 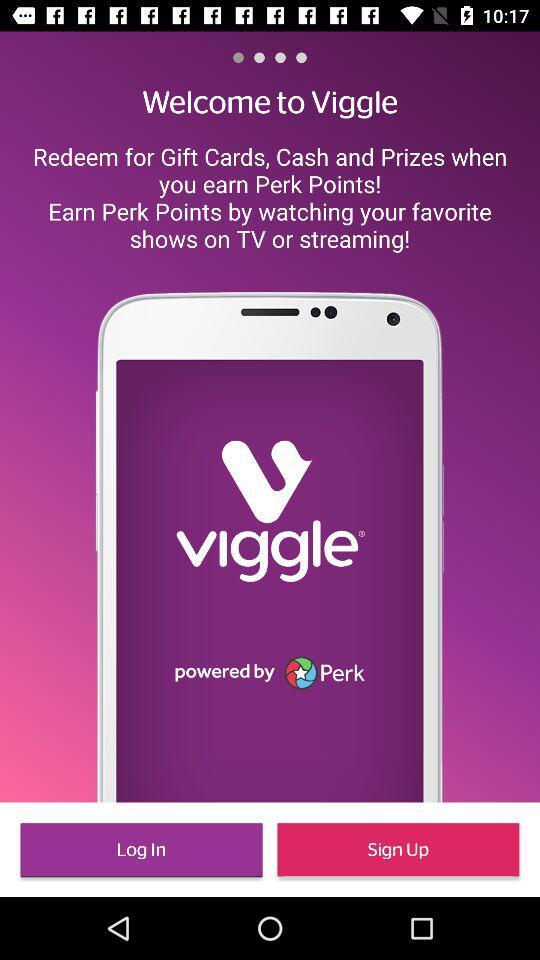 I want to click on log in item, so click(x=140, y=848).